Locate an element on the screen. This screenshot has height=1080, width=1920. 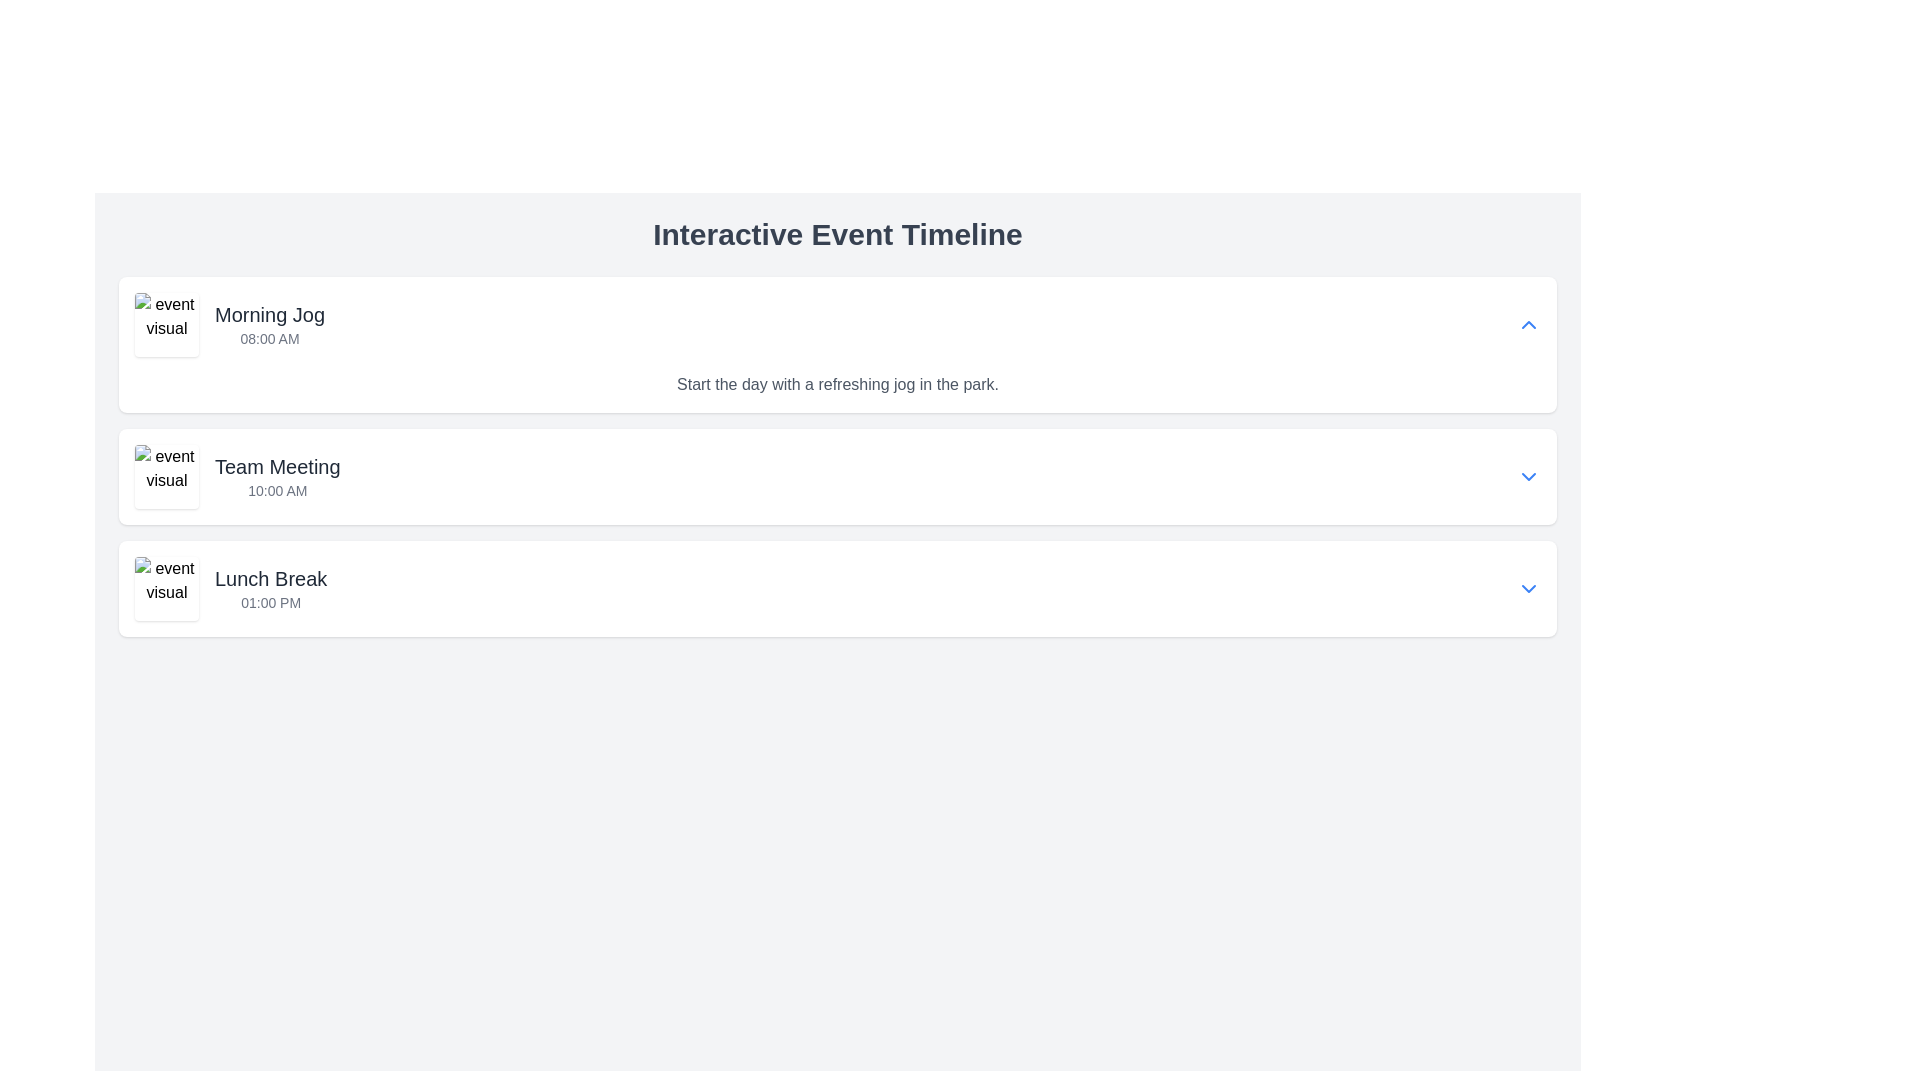
the blue downward-pointing chevron icon adjacent to the 'Lunch Break 01:00 PM' schedule item for tooltip or additional interaction is located at coordinates (1528, 588).